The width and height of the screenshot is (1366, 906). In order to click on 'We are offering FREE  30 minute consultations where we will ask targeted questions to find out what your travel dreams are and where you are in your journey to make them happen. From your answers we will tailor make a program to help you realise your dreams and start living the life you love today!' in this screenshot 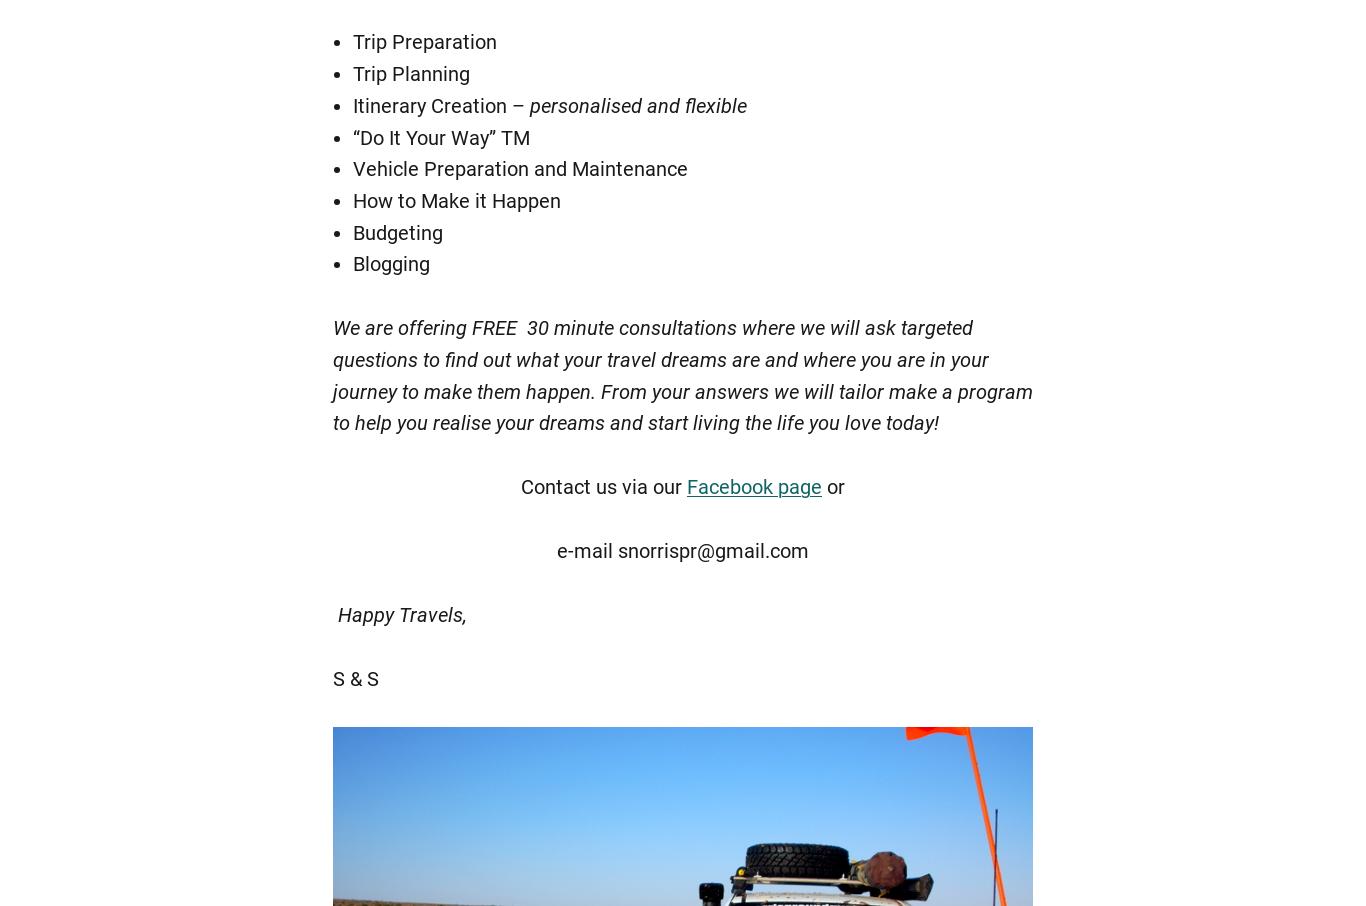, I will do `click(683, 374)`.